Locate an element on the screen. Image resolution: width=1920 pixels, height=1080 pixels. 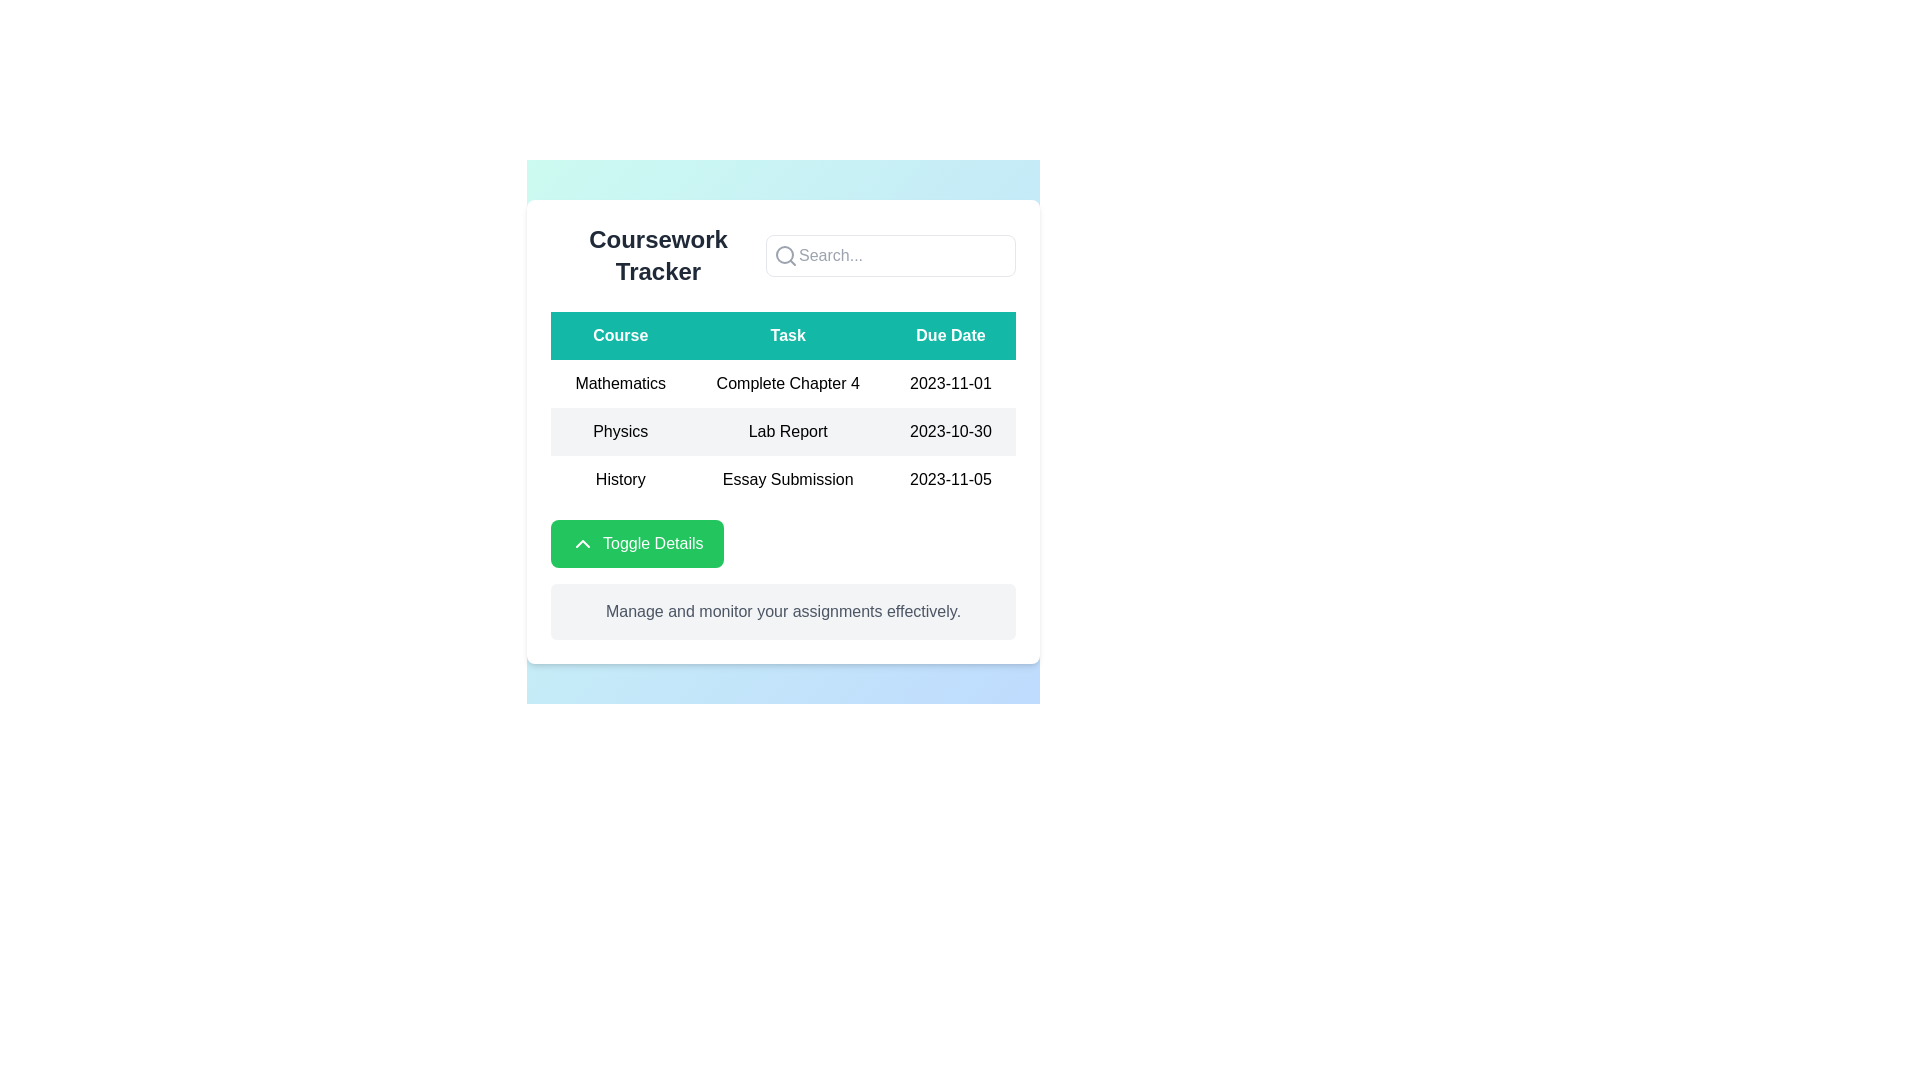
information displayed in the centrally located Coursework Tracker table, which includes details about coursework such as course name, task description, and due date is located at coordinates (782, 407).